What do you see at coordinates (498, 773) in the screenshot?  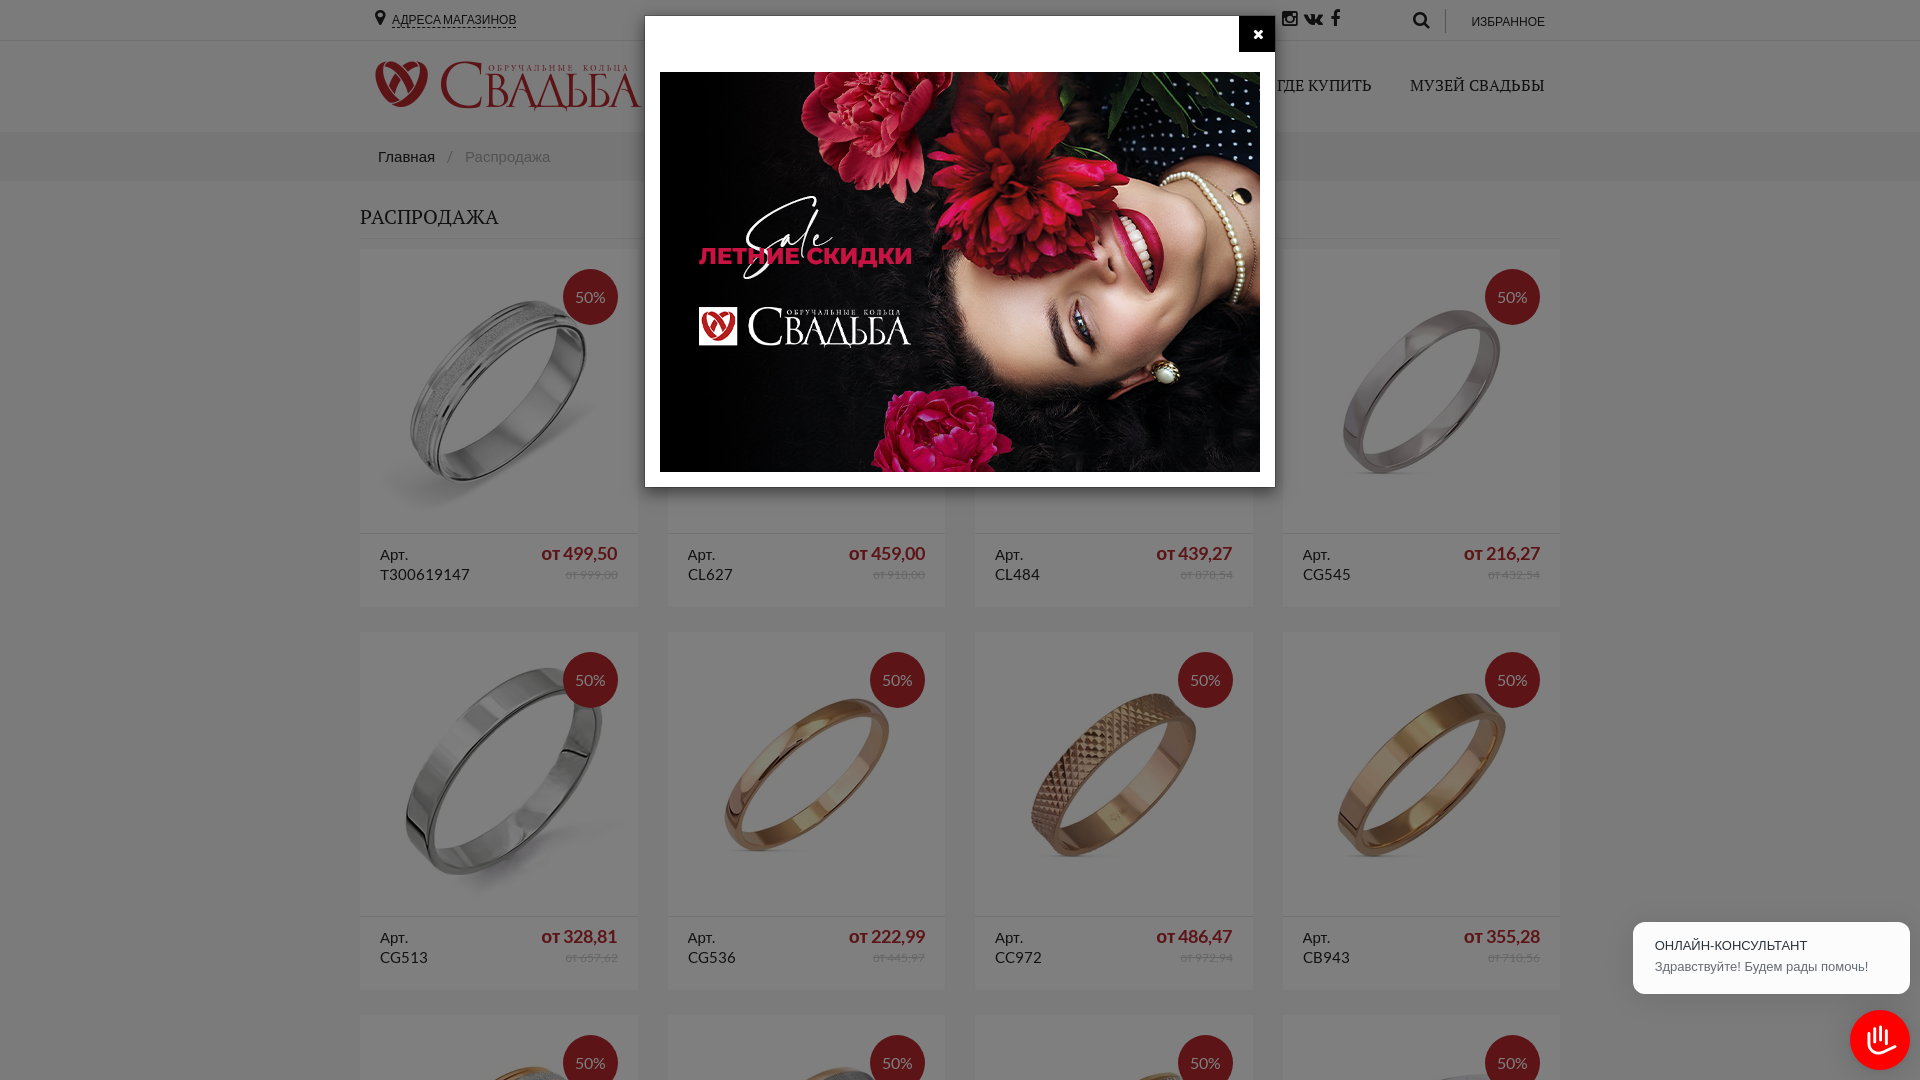 I see `'CG513'` at bounding box center [498, 773].